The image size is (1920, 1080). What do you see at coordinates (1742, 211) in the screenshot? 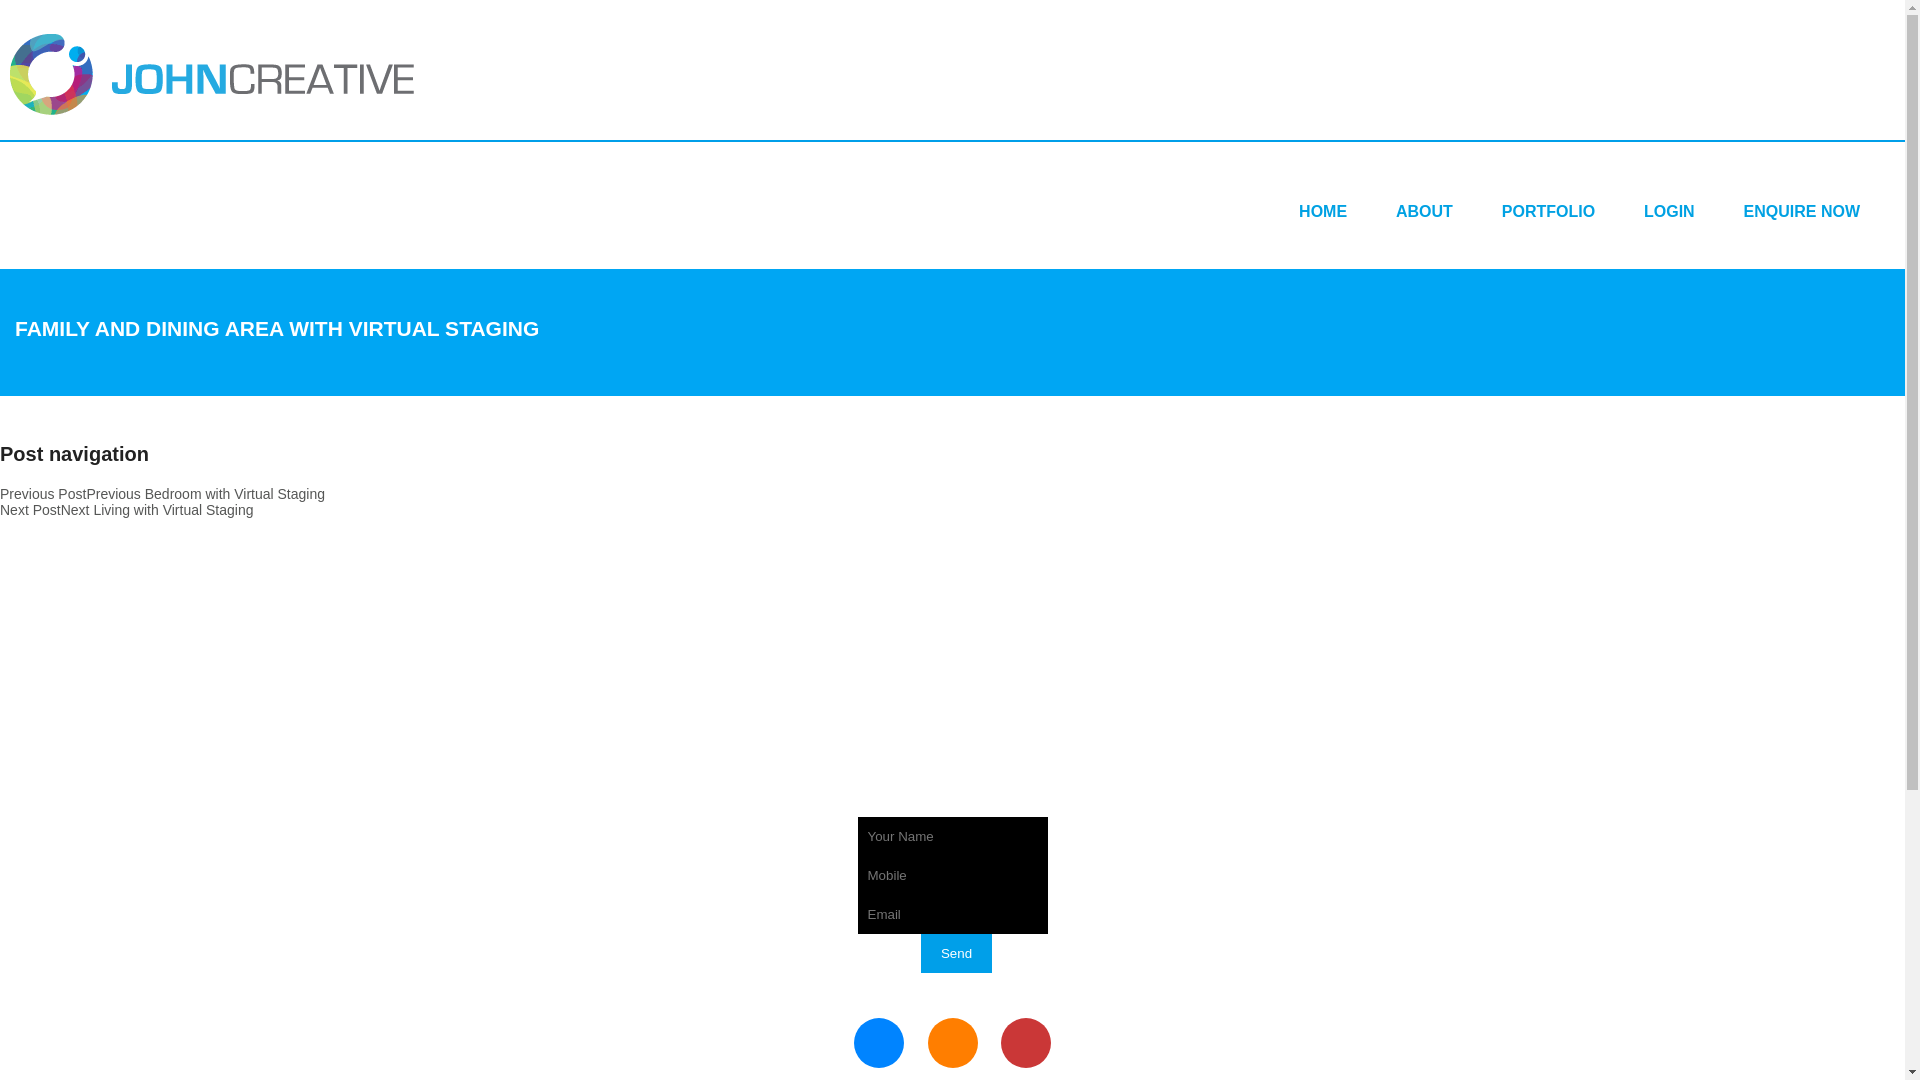
I see `'ENQUIRE NOW'` at bounding box center [1742, 211].